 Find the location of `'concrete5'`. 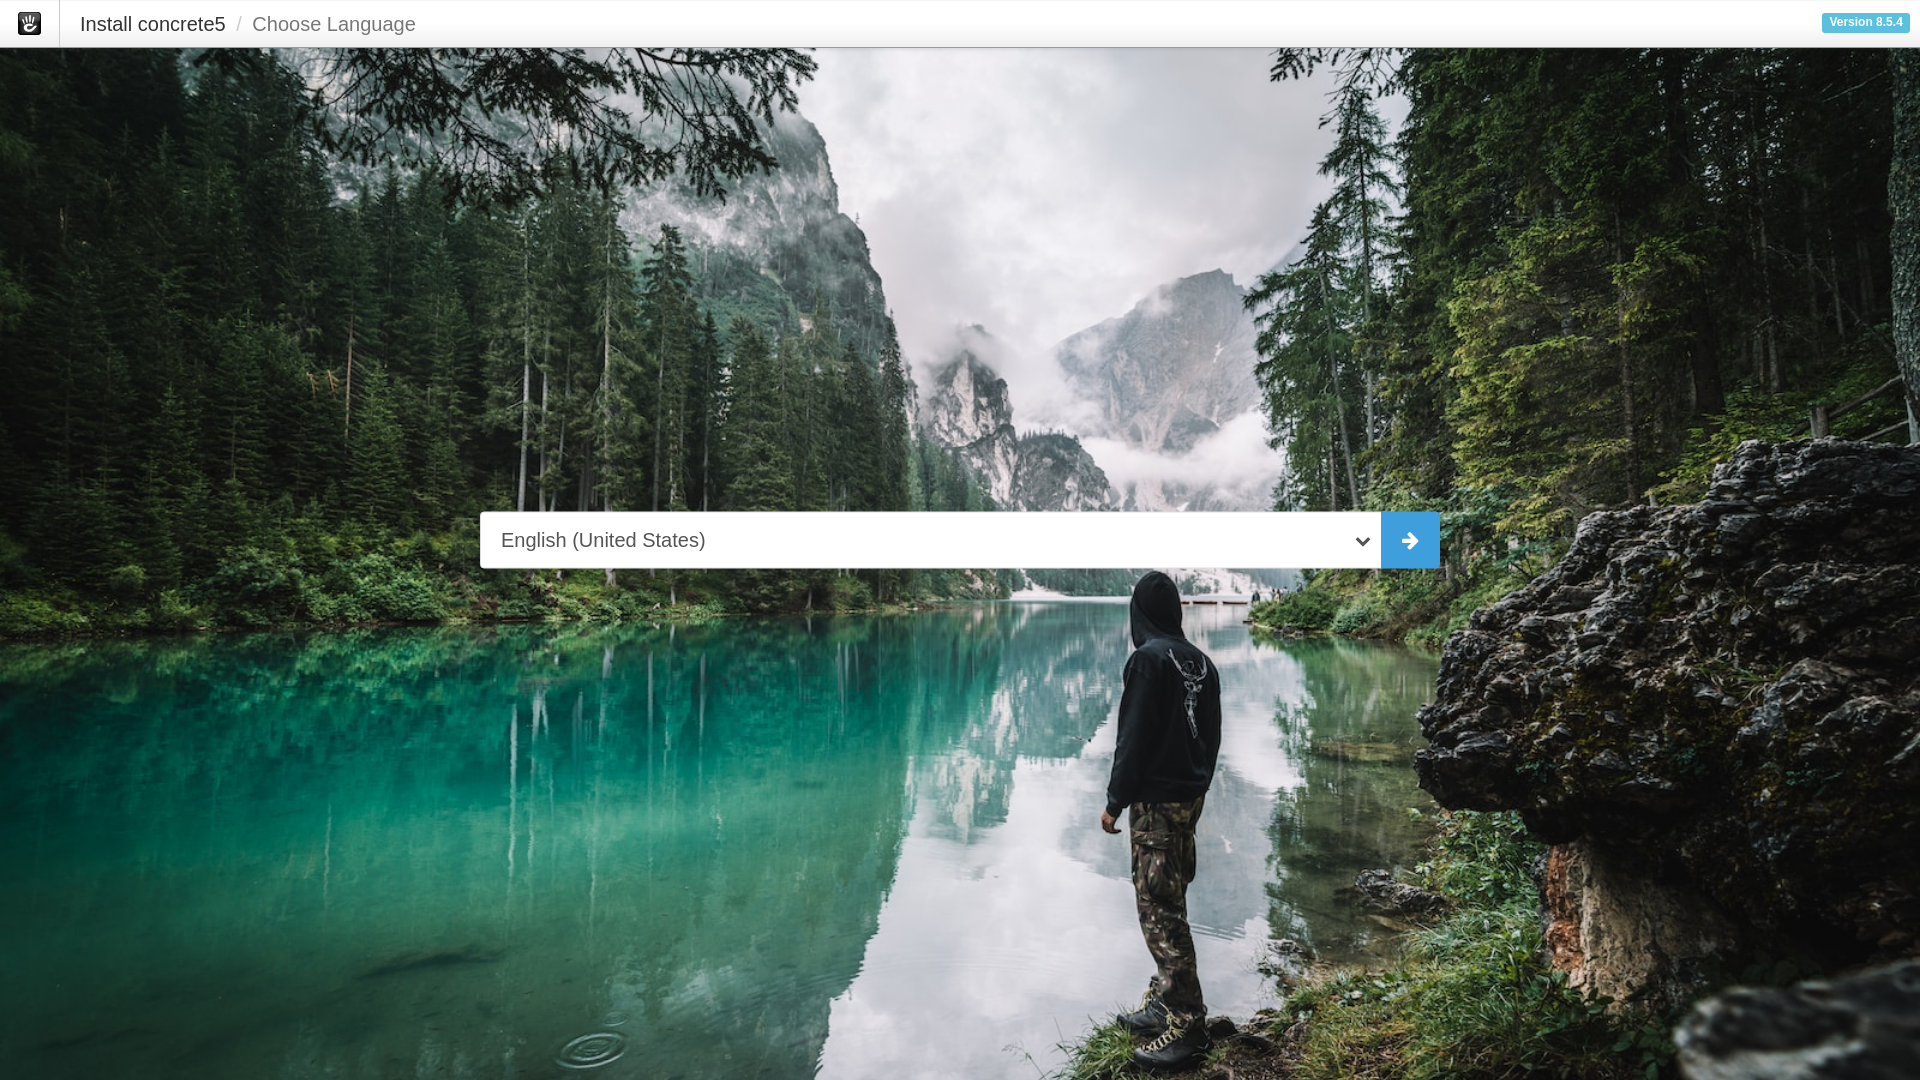

'concrete5' is located at coordinates (18, 23).